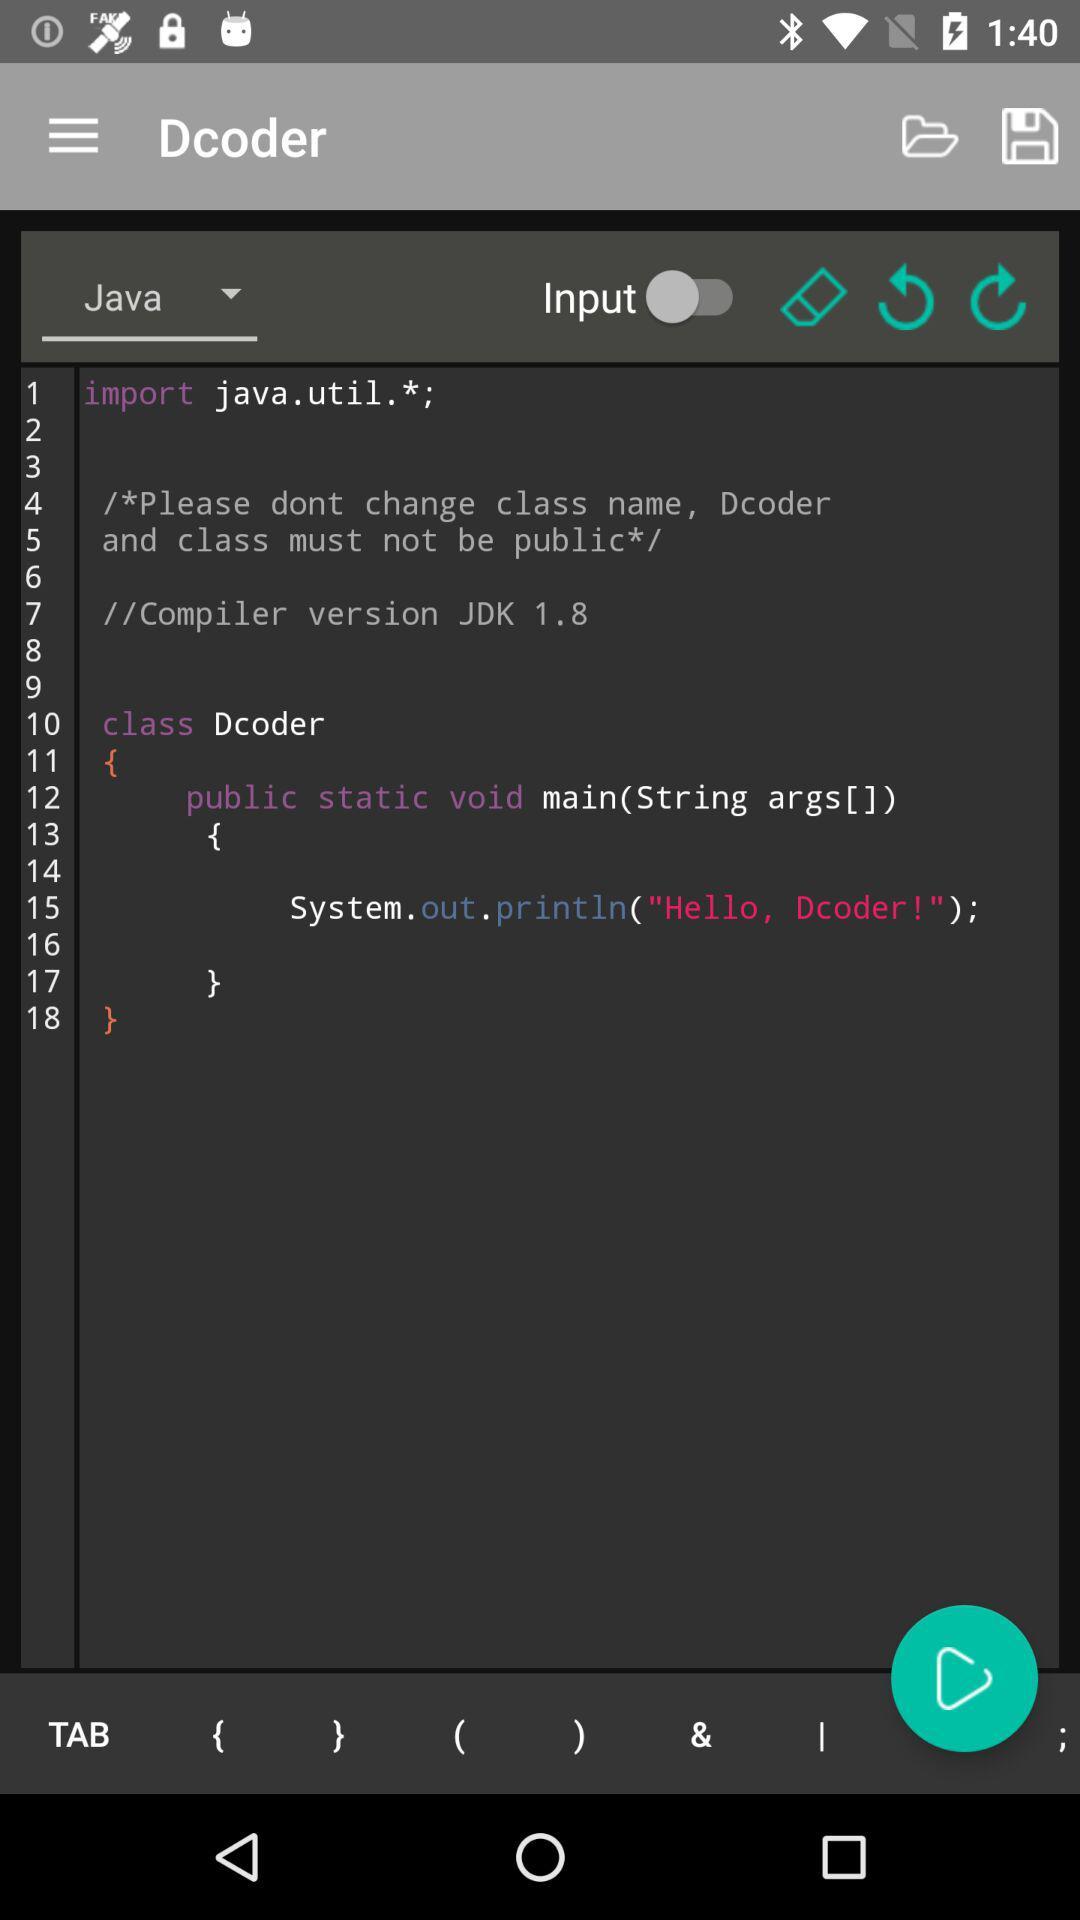 This screenshot has height=1920, width=1080. I want to click on item next to &, so click(580, 1732).